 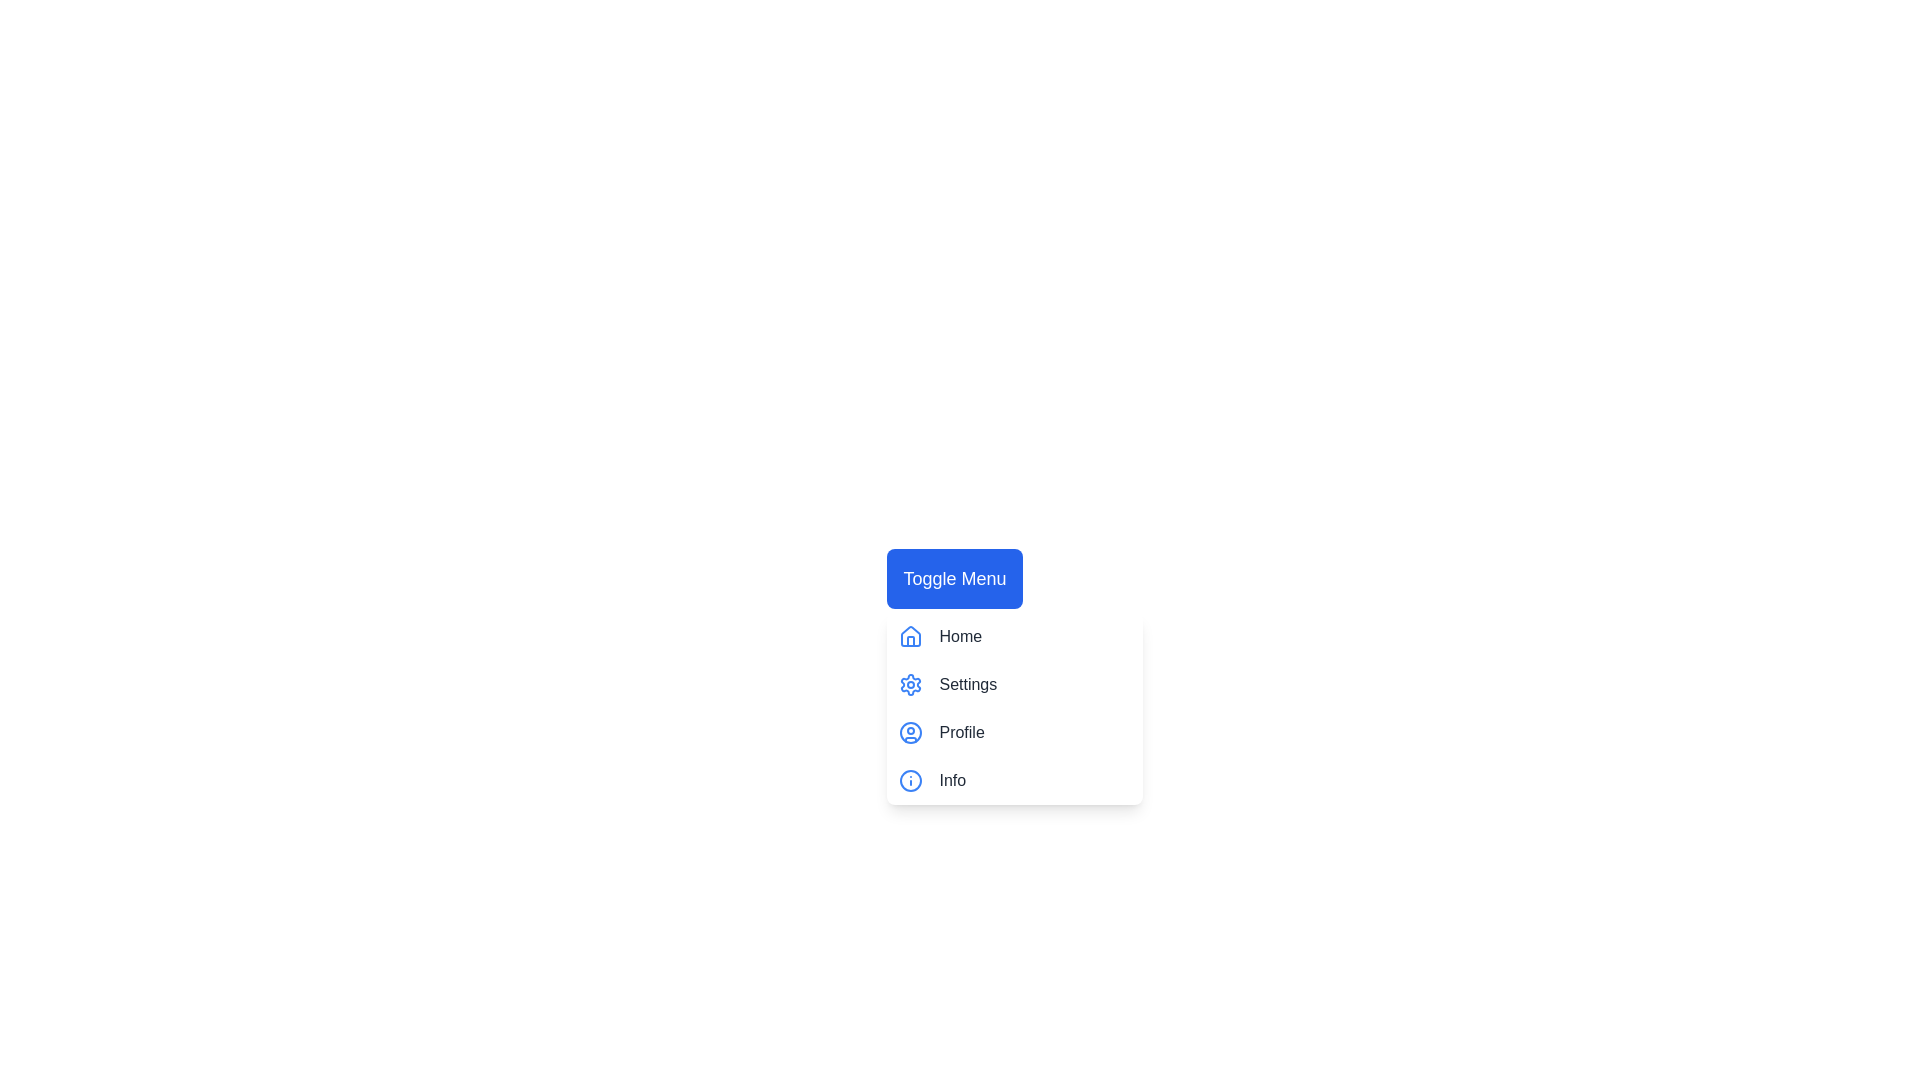 What do you see at coordinates (1014, 684) in the screenshot?
I see `the menu item Settings by clicking on it` at bounding box center [1014, 684].